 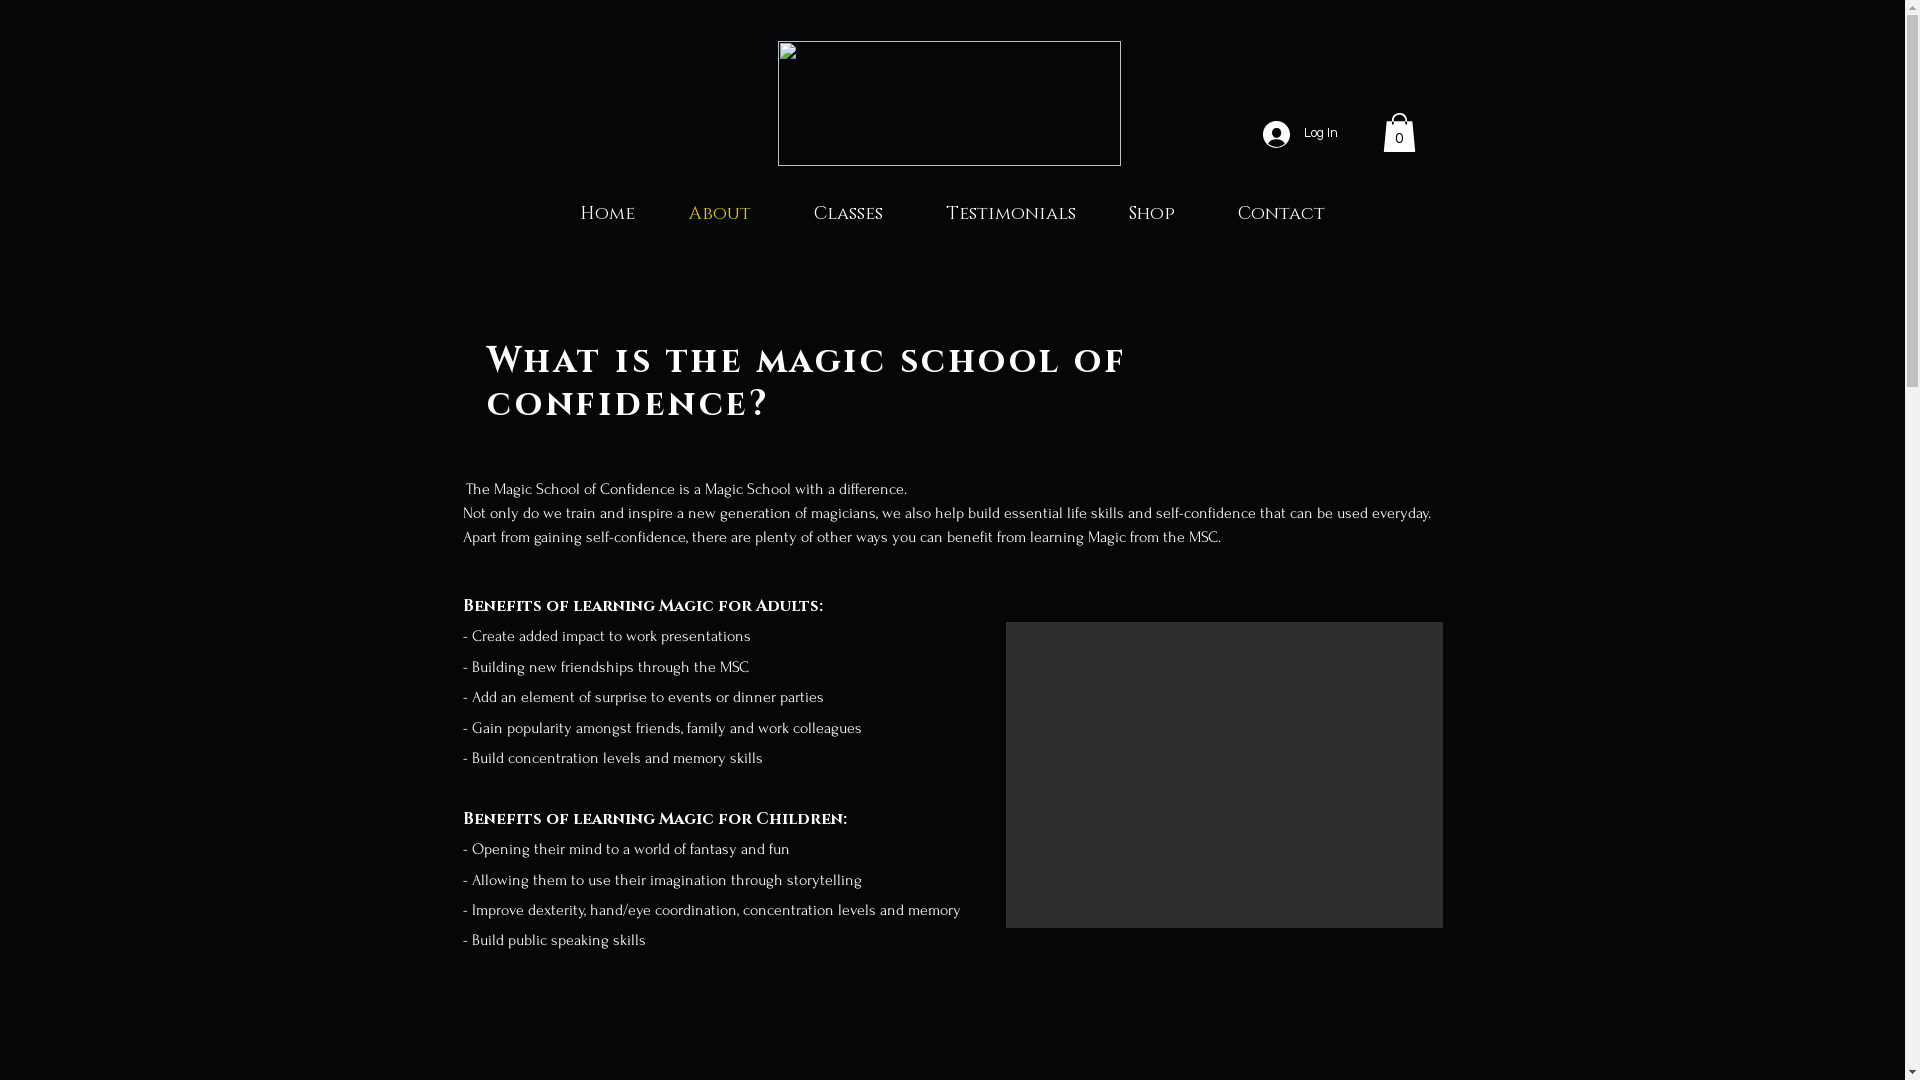 I want to click on 'Testimonials', so click(x=1011, y=213).